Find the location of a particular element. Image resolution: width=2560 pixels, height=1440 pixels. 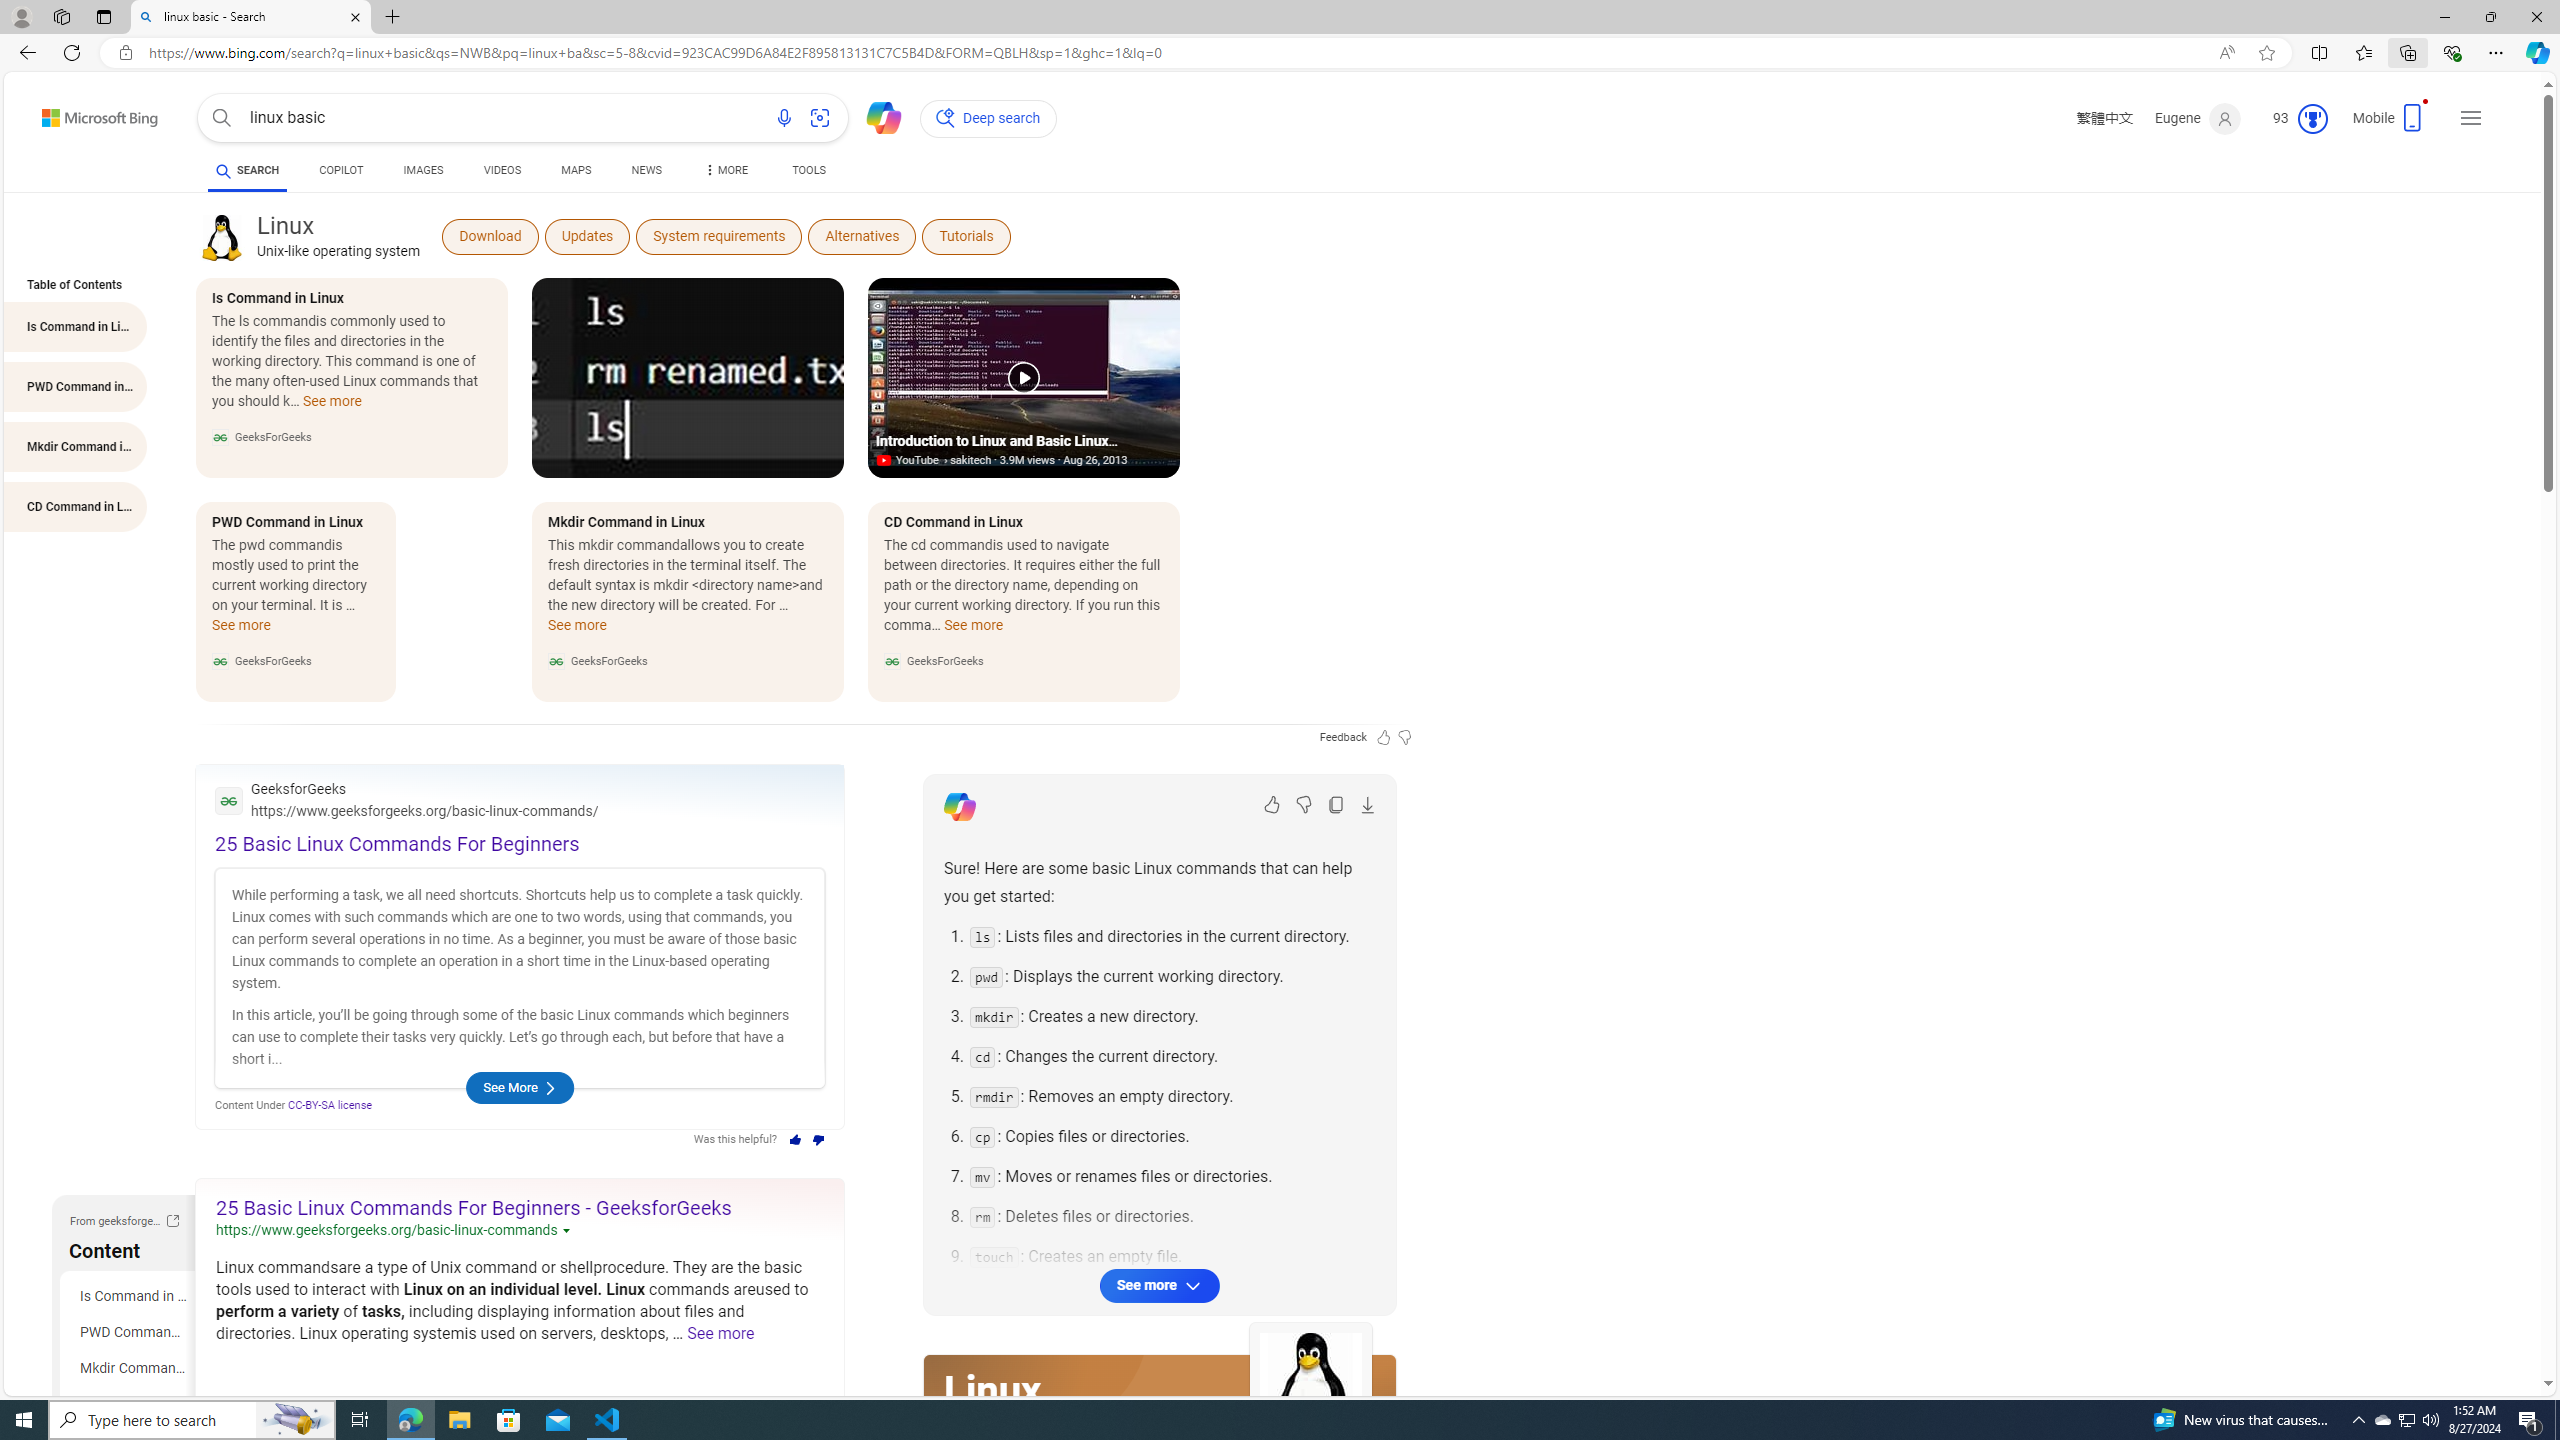

'See more Is Command in Linux' is located at coordinates (330, 405).